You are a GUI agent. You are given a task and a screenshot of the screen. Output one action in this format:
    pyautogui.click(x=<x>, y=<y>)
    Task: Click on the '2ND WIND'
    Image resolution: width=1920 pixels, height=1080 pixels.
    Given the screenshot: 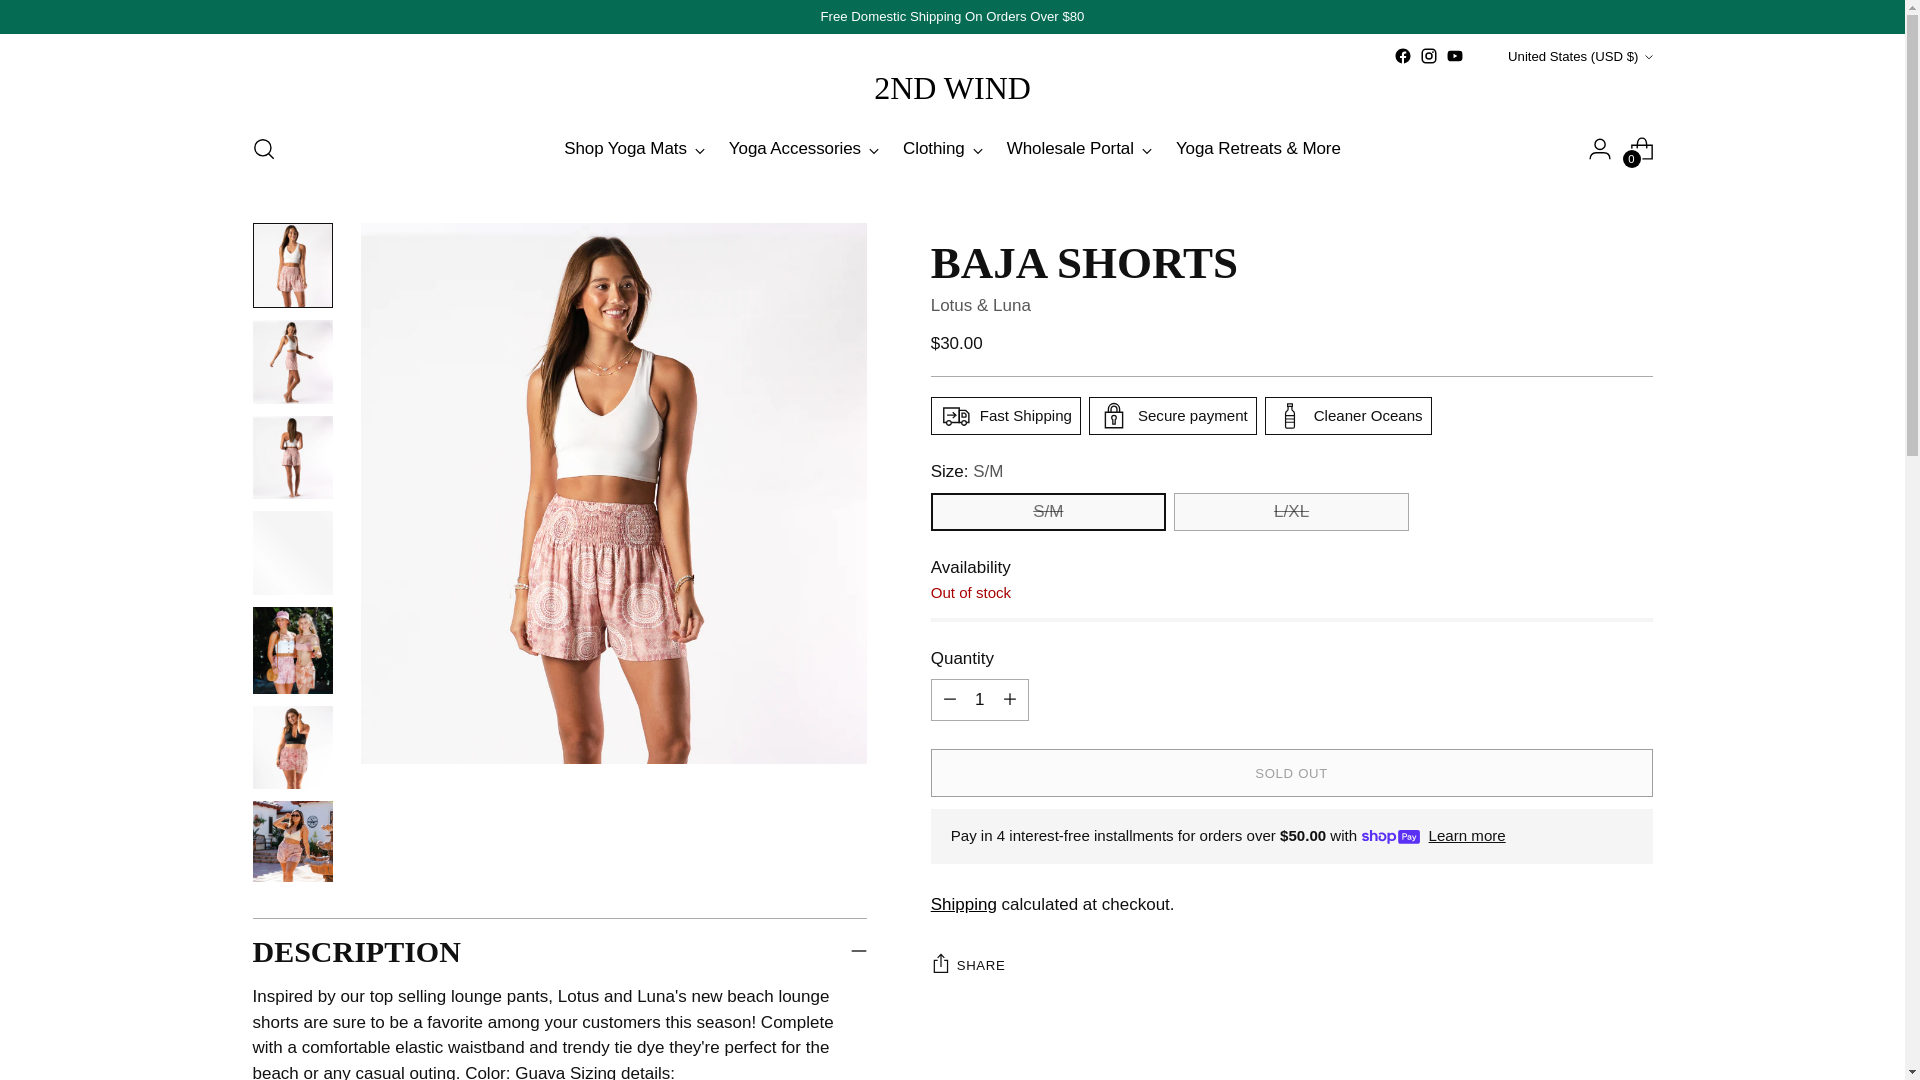 What is the action you would take?
    pyautogui.click(x=951, y=87)
    